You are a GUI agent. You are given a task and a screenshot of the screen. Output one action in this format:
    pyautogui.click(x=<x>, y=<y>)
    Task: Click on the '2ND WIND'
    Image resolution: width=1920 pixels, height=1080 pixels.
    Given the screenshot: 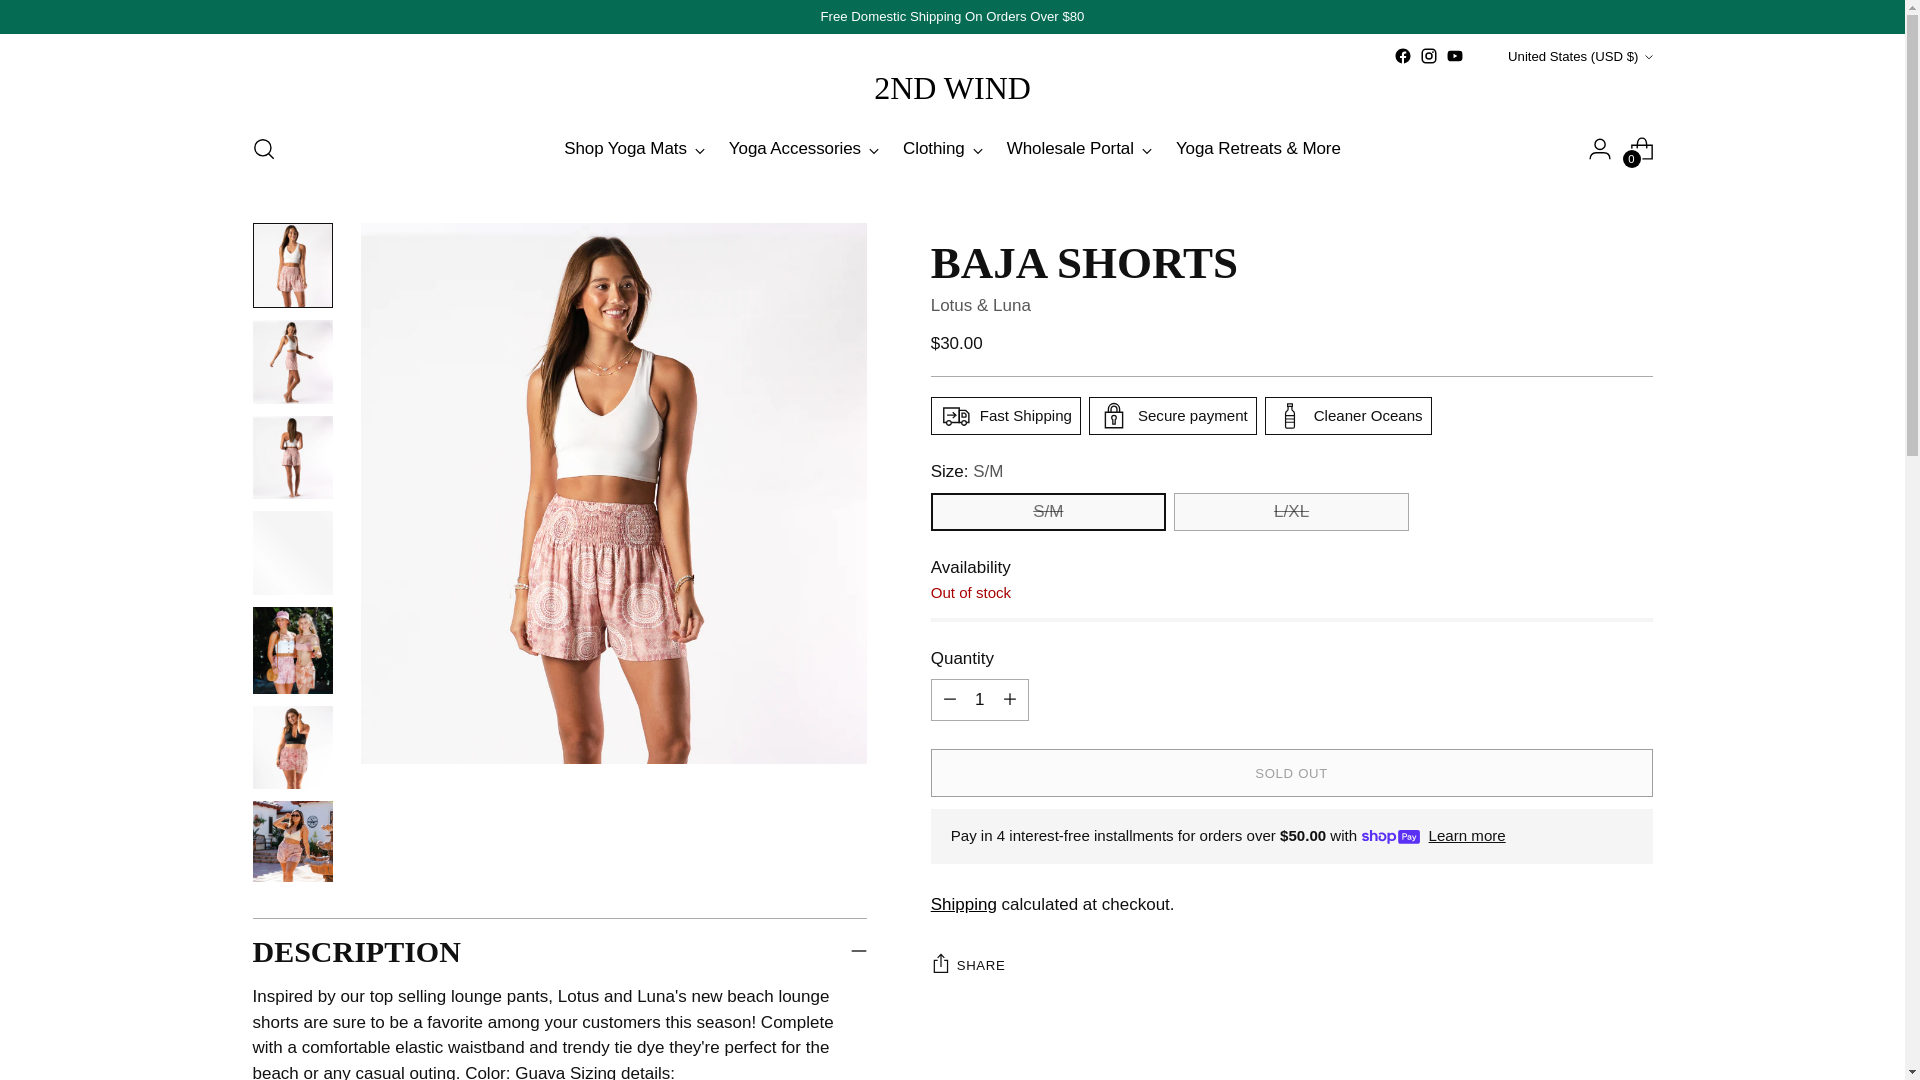 What is the action you would take?
    pyautogui.click(x=951, y=87)
    